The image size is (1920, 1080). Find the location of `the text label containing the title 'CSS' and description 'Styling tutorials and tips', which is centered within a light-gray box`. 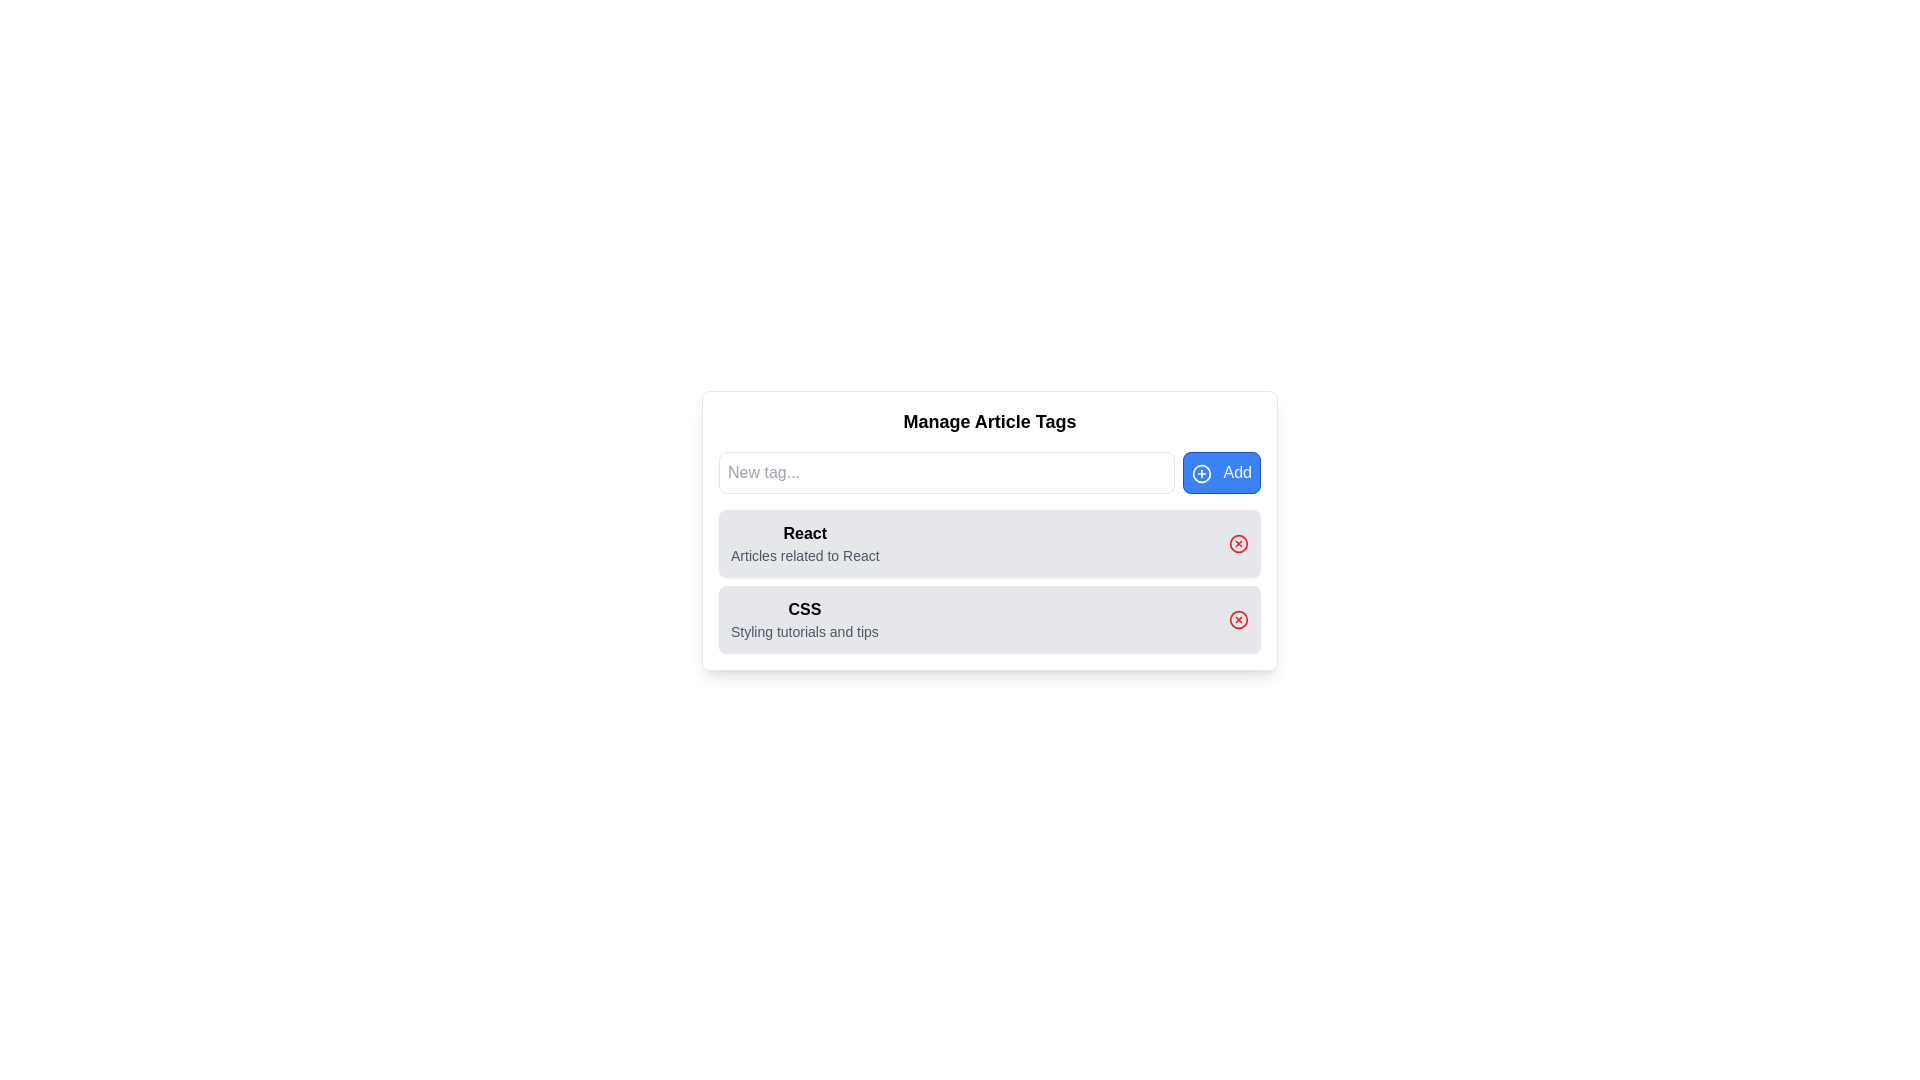

the text label containing the title 'CSS' and description 'Styling tutorials and tips', which is centered within a light-gray box is located at coordinates (804, 619).